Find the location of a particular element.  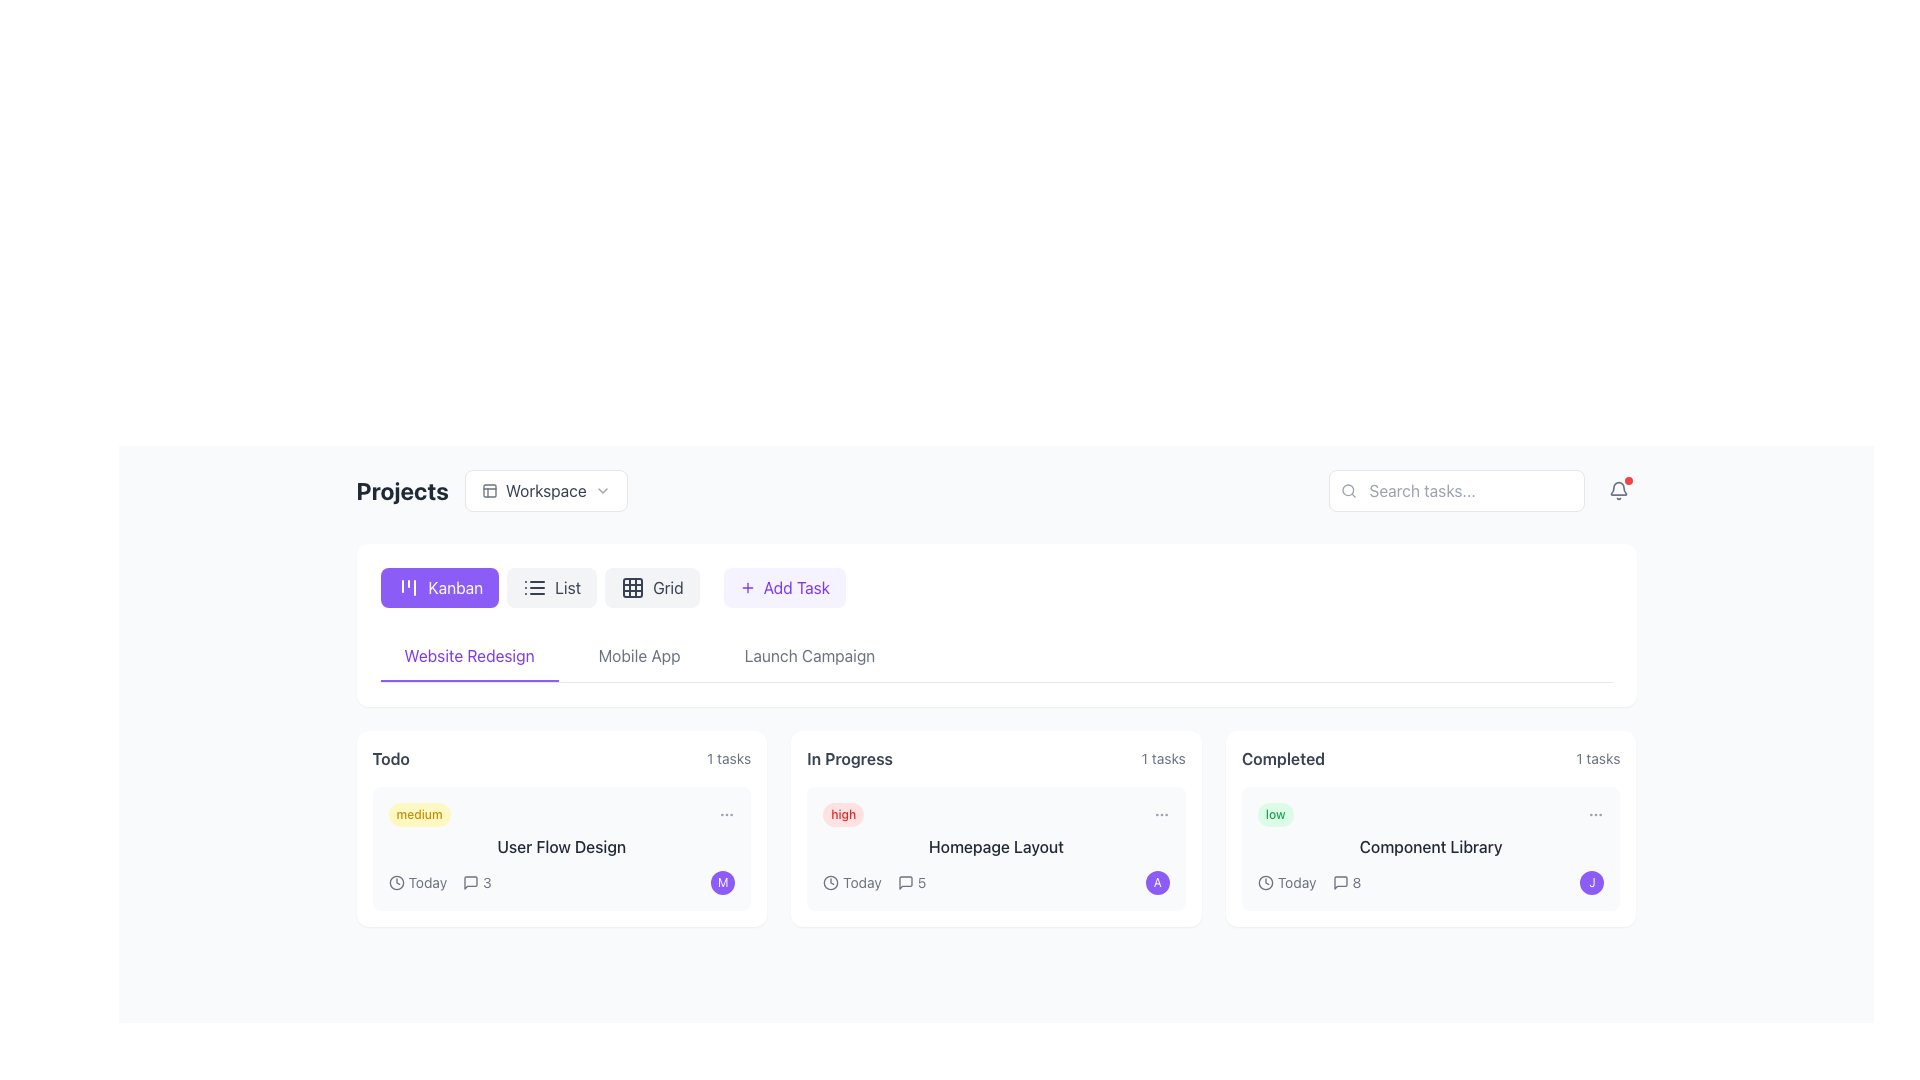

the SVG Circle representing a clock icon located at the upper-right corner of the interface by clicking on it is located at coordinates (1264, 882).